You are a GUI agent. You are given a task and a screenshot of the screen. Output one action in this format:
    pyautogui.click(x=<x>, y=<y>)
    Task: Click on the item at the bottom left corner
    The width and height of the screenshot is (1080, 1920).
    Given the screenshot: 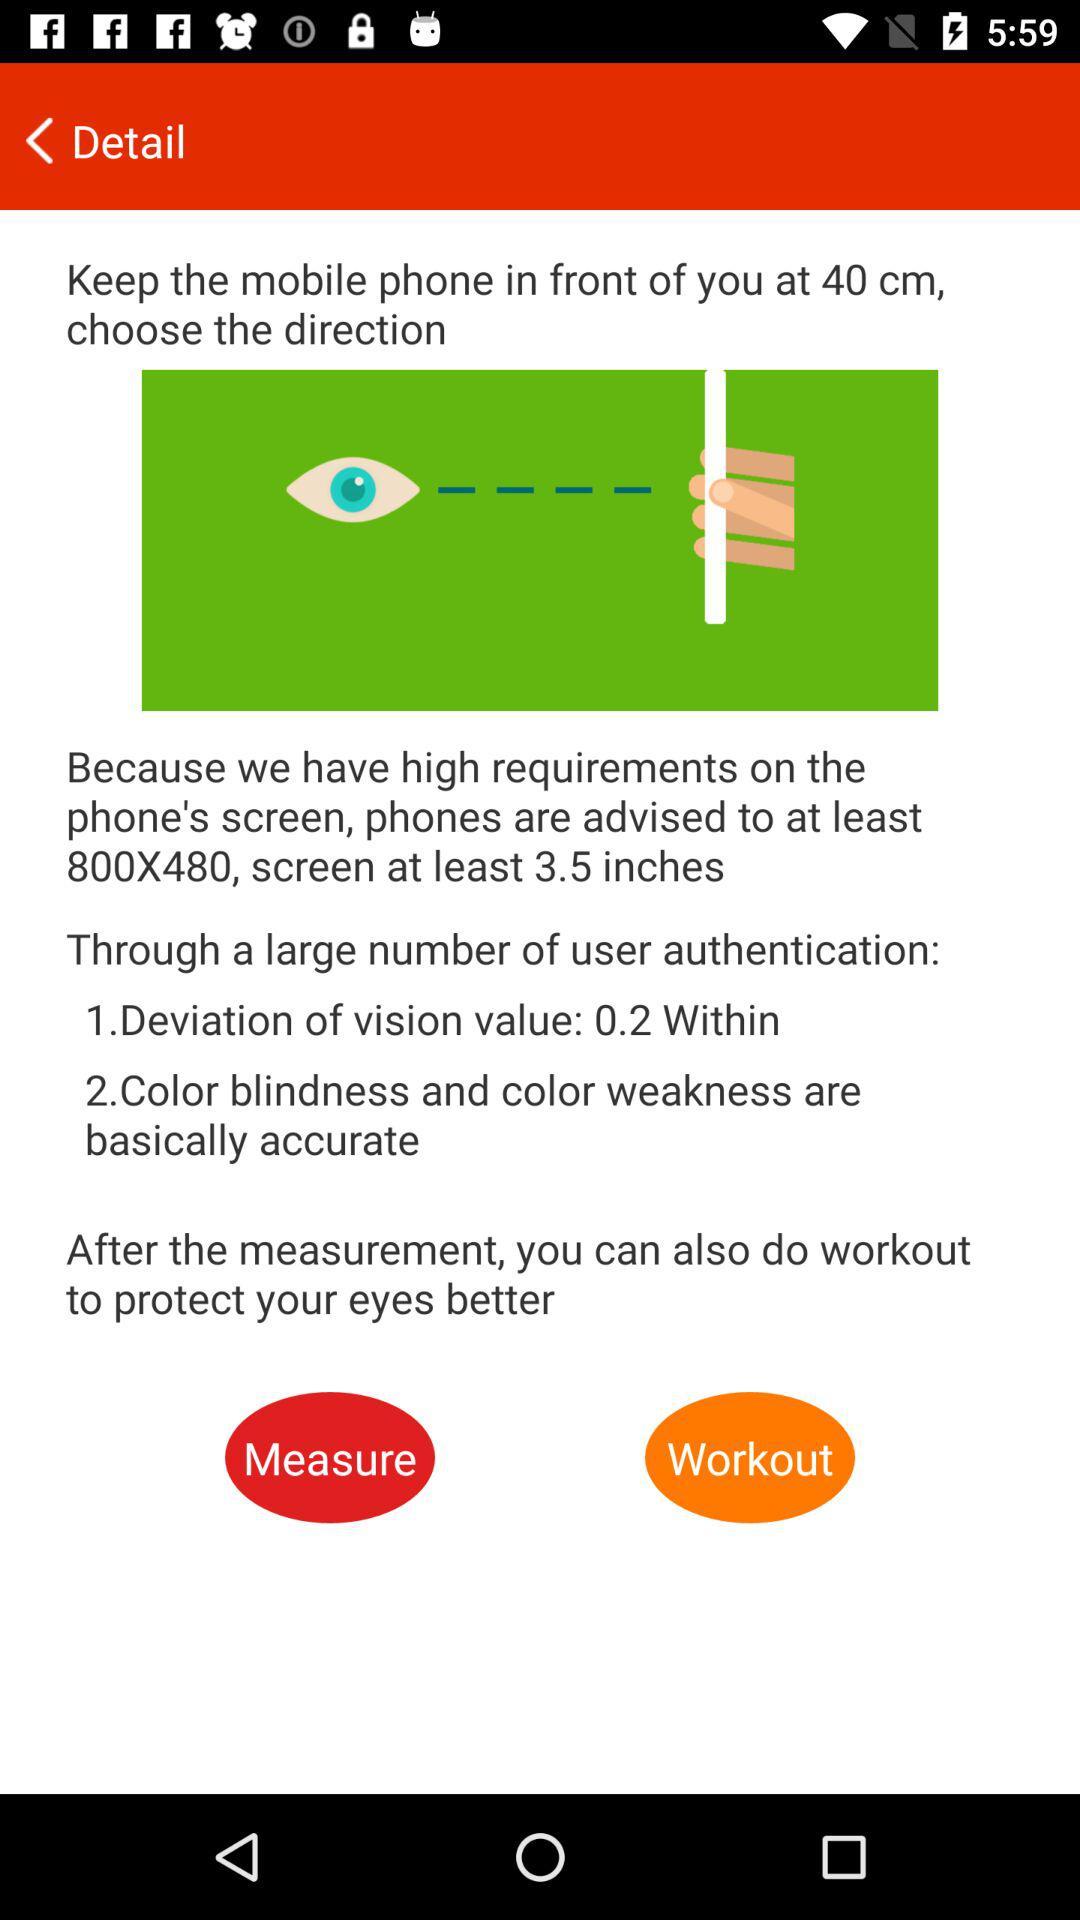 What is the action you would take?
    pyautogui.click(x=329, y=1457)
    